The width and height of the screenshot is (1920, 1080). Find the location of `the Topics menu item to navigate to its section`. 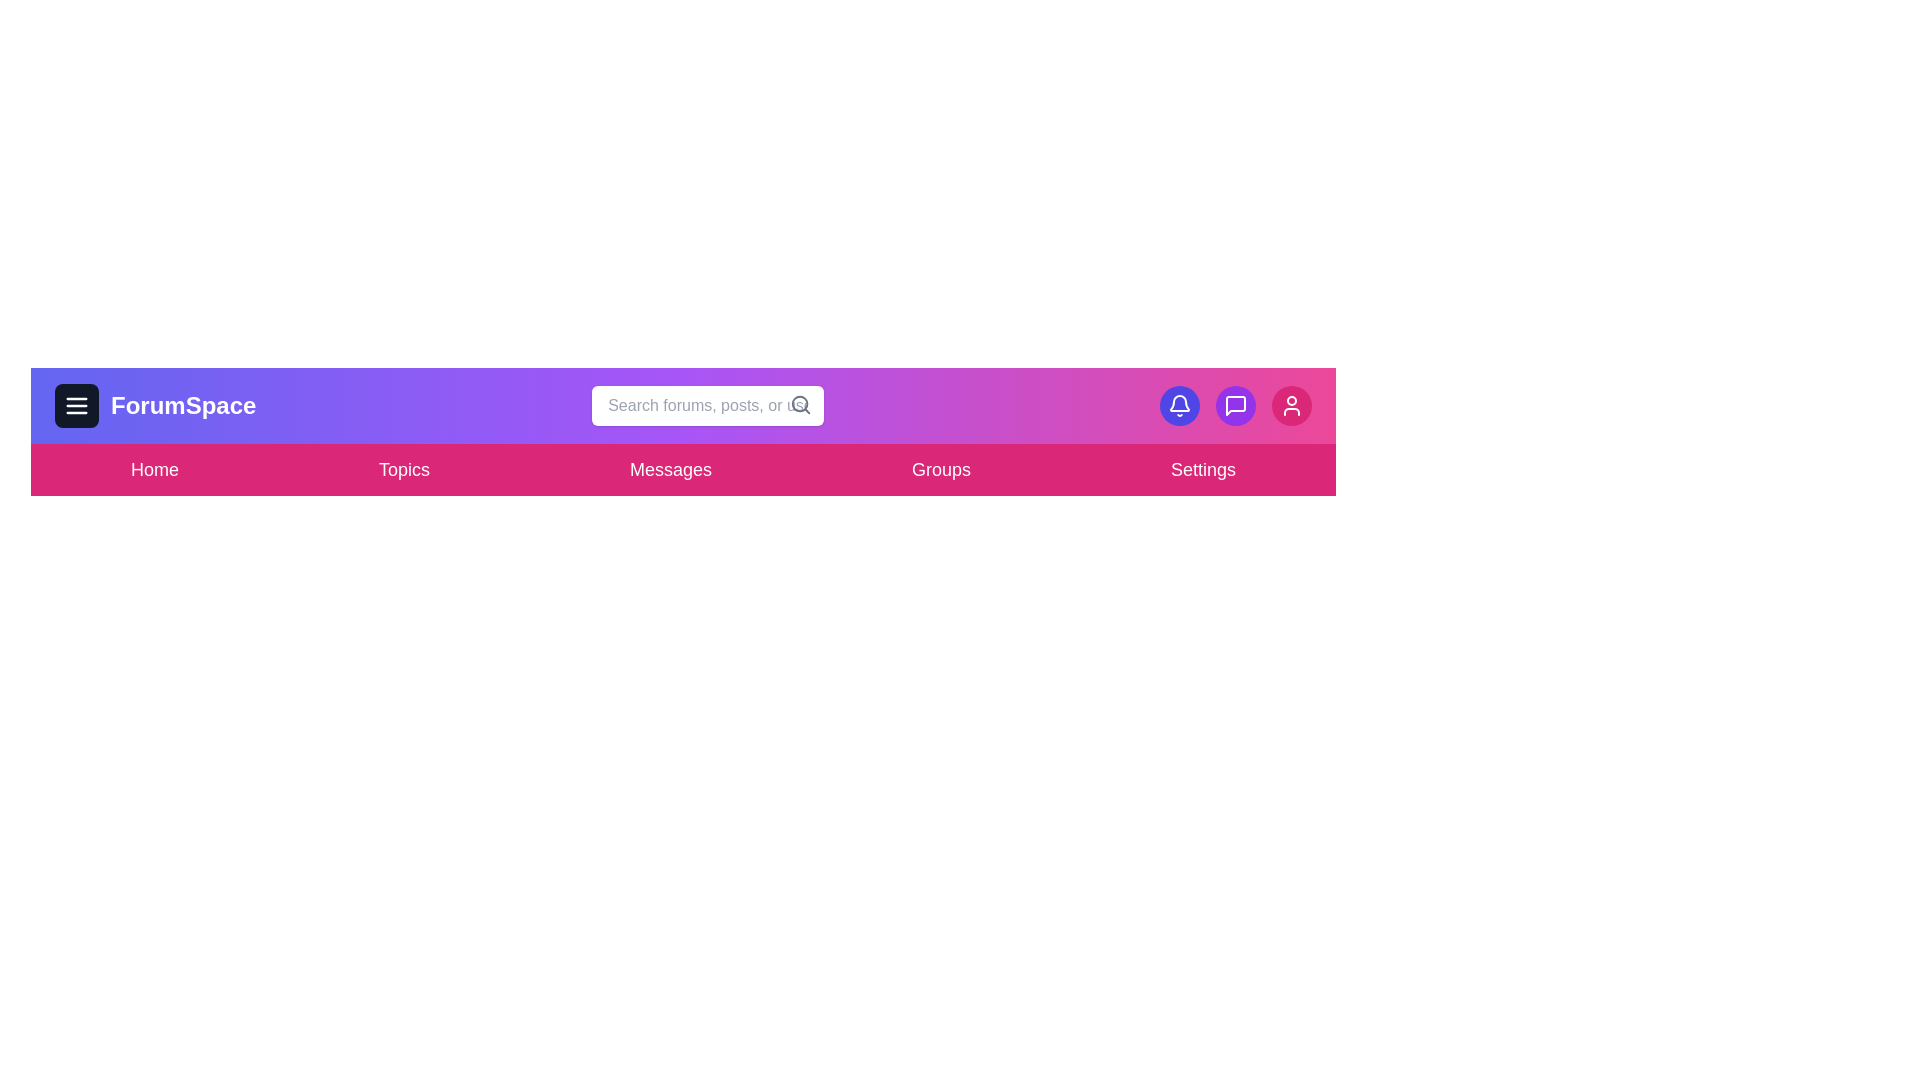

the Topics menu item to navigate to its section is located at coordinates (403, 470).